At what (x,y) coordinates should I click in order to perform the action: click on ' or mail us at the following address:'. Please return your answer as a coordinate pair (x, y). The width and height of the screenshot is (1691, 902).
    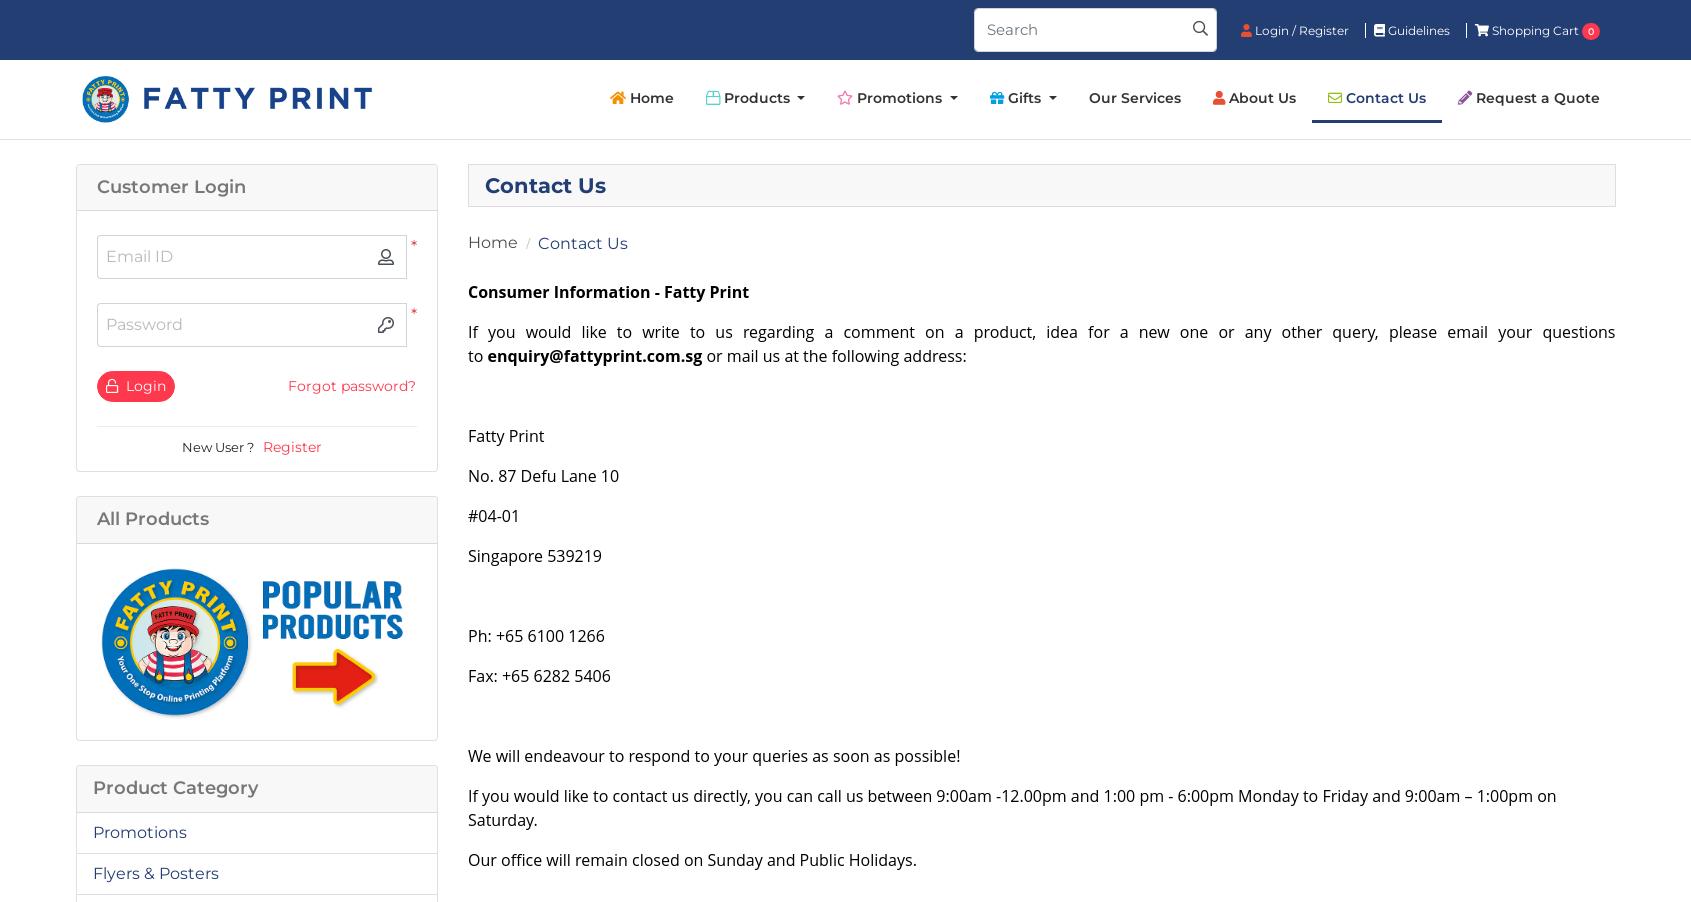
    Looking at the image, I should click on (701, 355).